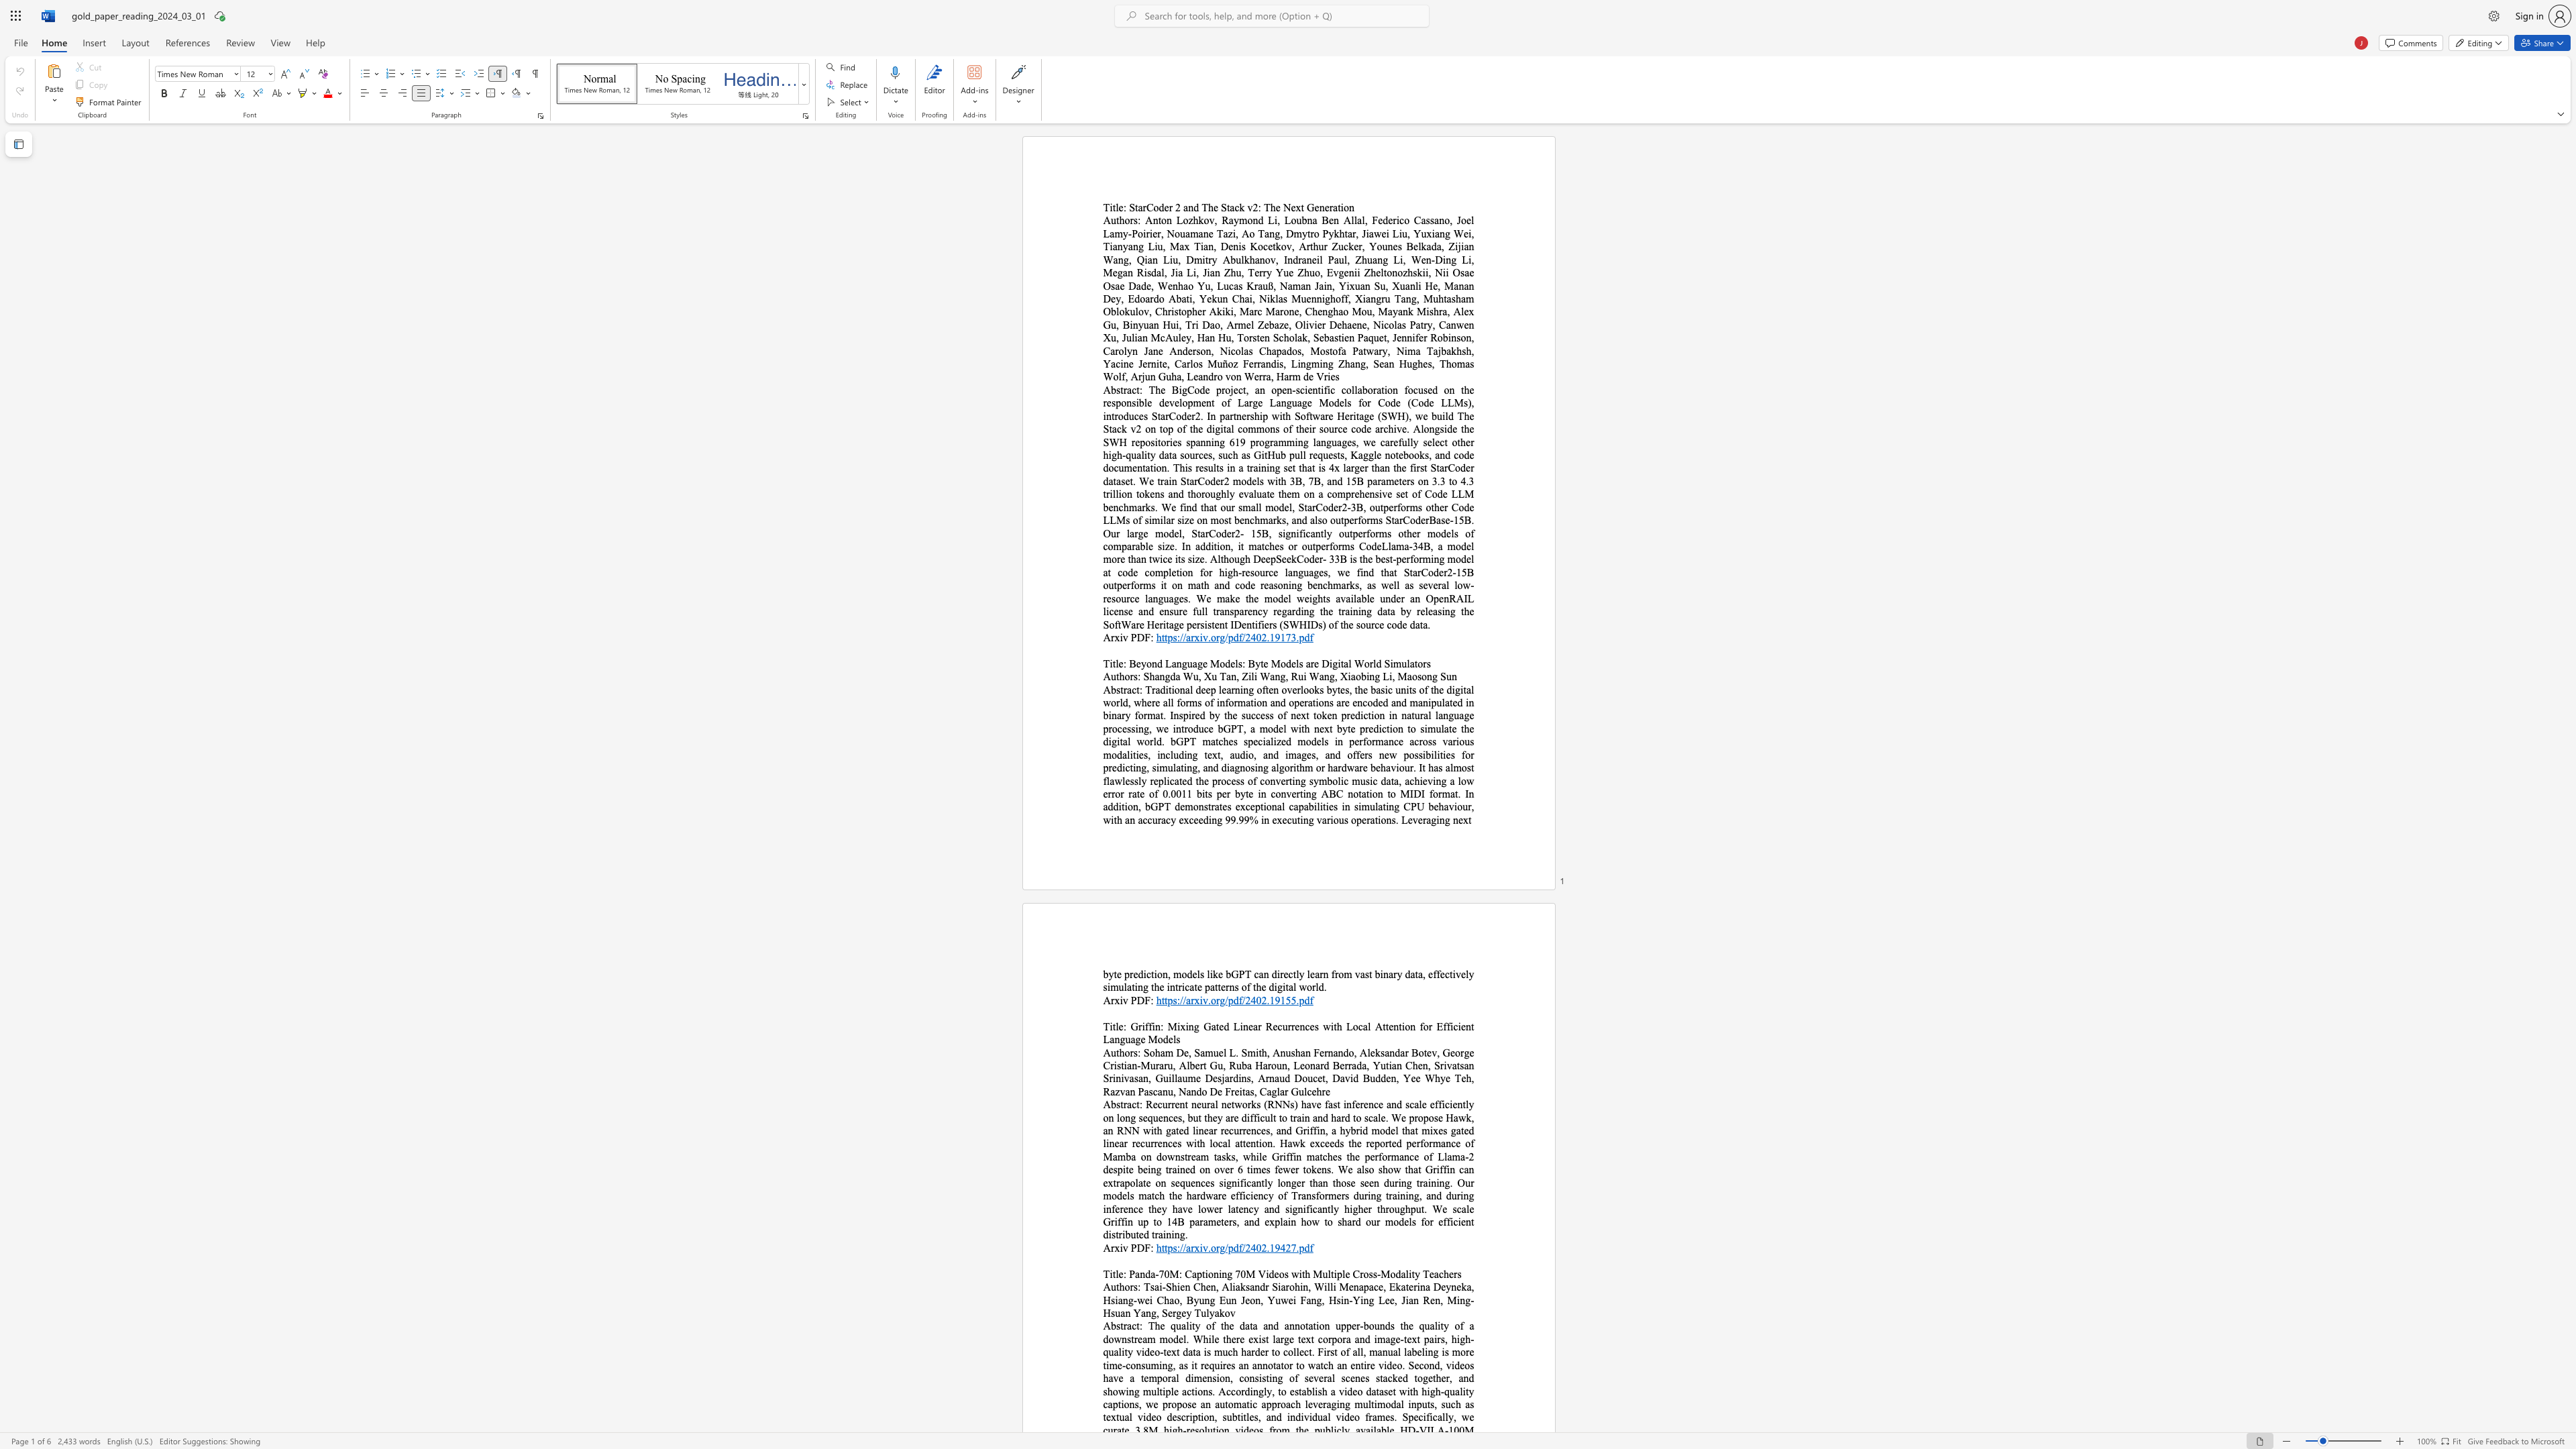  Describe the element at coordinates (1103, 974) in the screenshot. I see `the subset text "byte prediction, models like bGPT can directly learn from vast binary data, effectively simulating the intricate patterns of the di" within the text "byte prediction, models like bGPT can directly learn from vast binary data, effectively simulating the intricate patterns of the digital world."` at that location.